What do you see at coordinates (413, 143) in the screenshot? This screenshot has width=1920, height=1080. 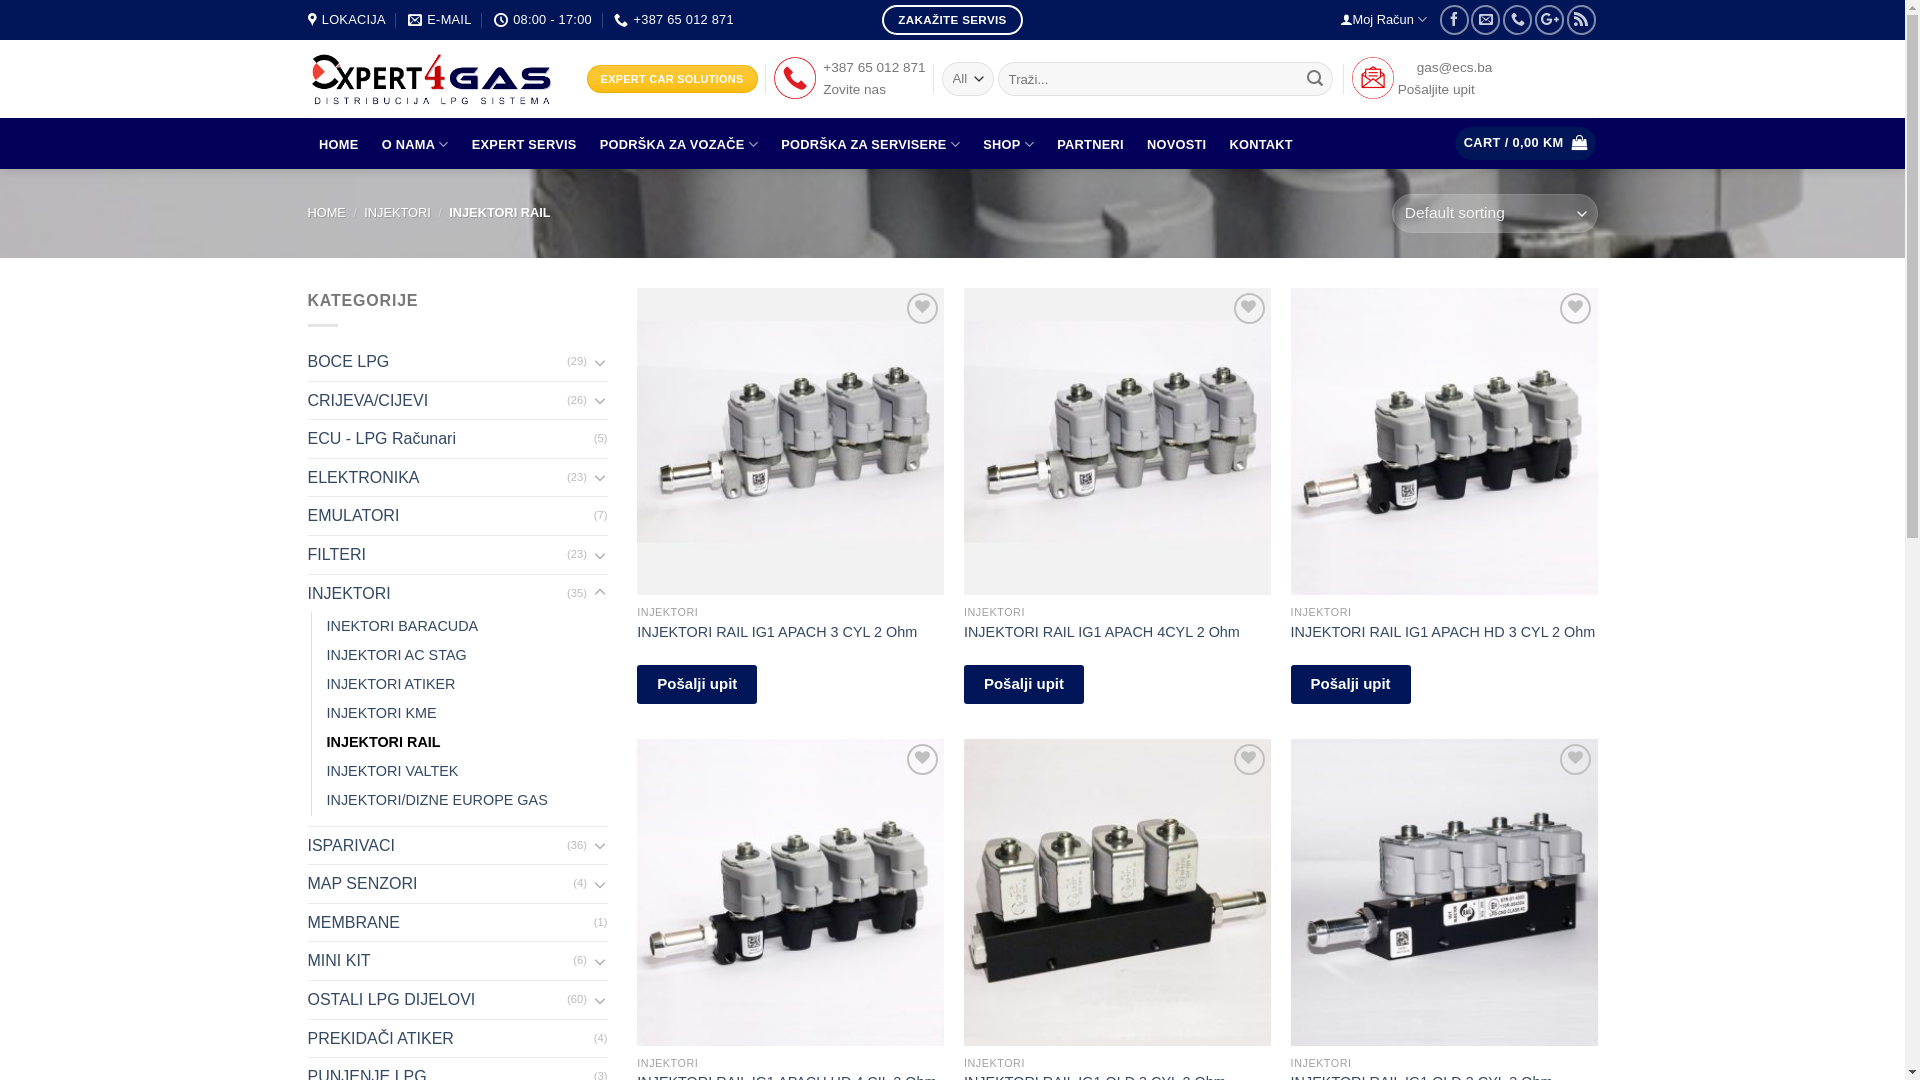 I see `'O NAMA'` at bounding box center [413, 143].